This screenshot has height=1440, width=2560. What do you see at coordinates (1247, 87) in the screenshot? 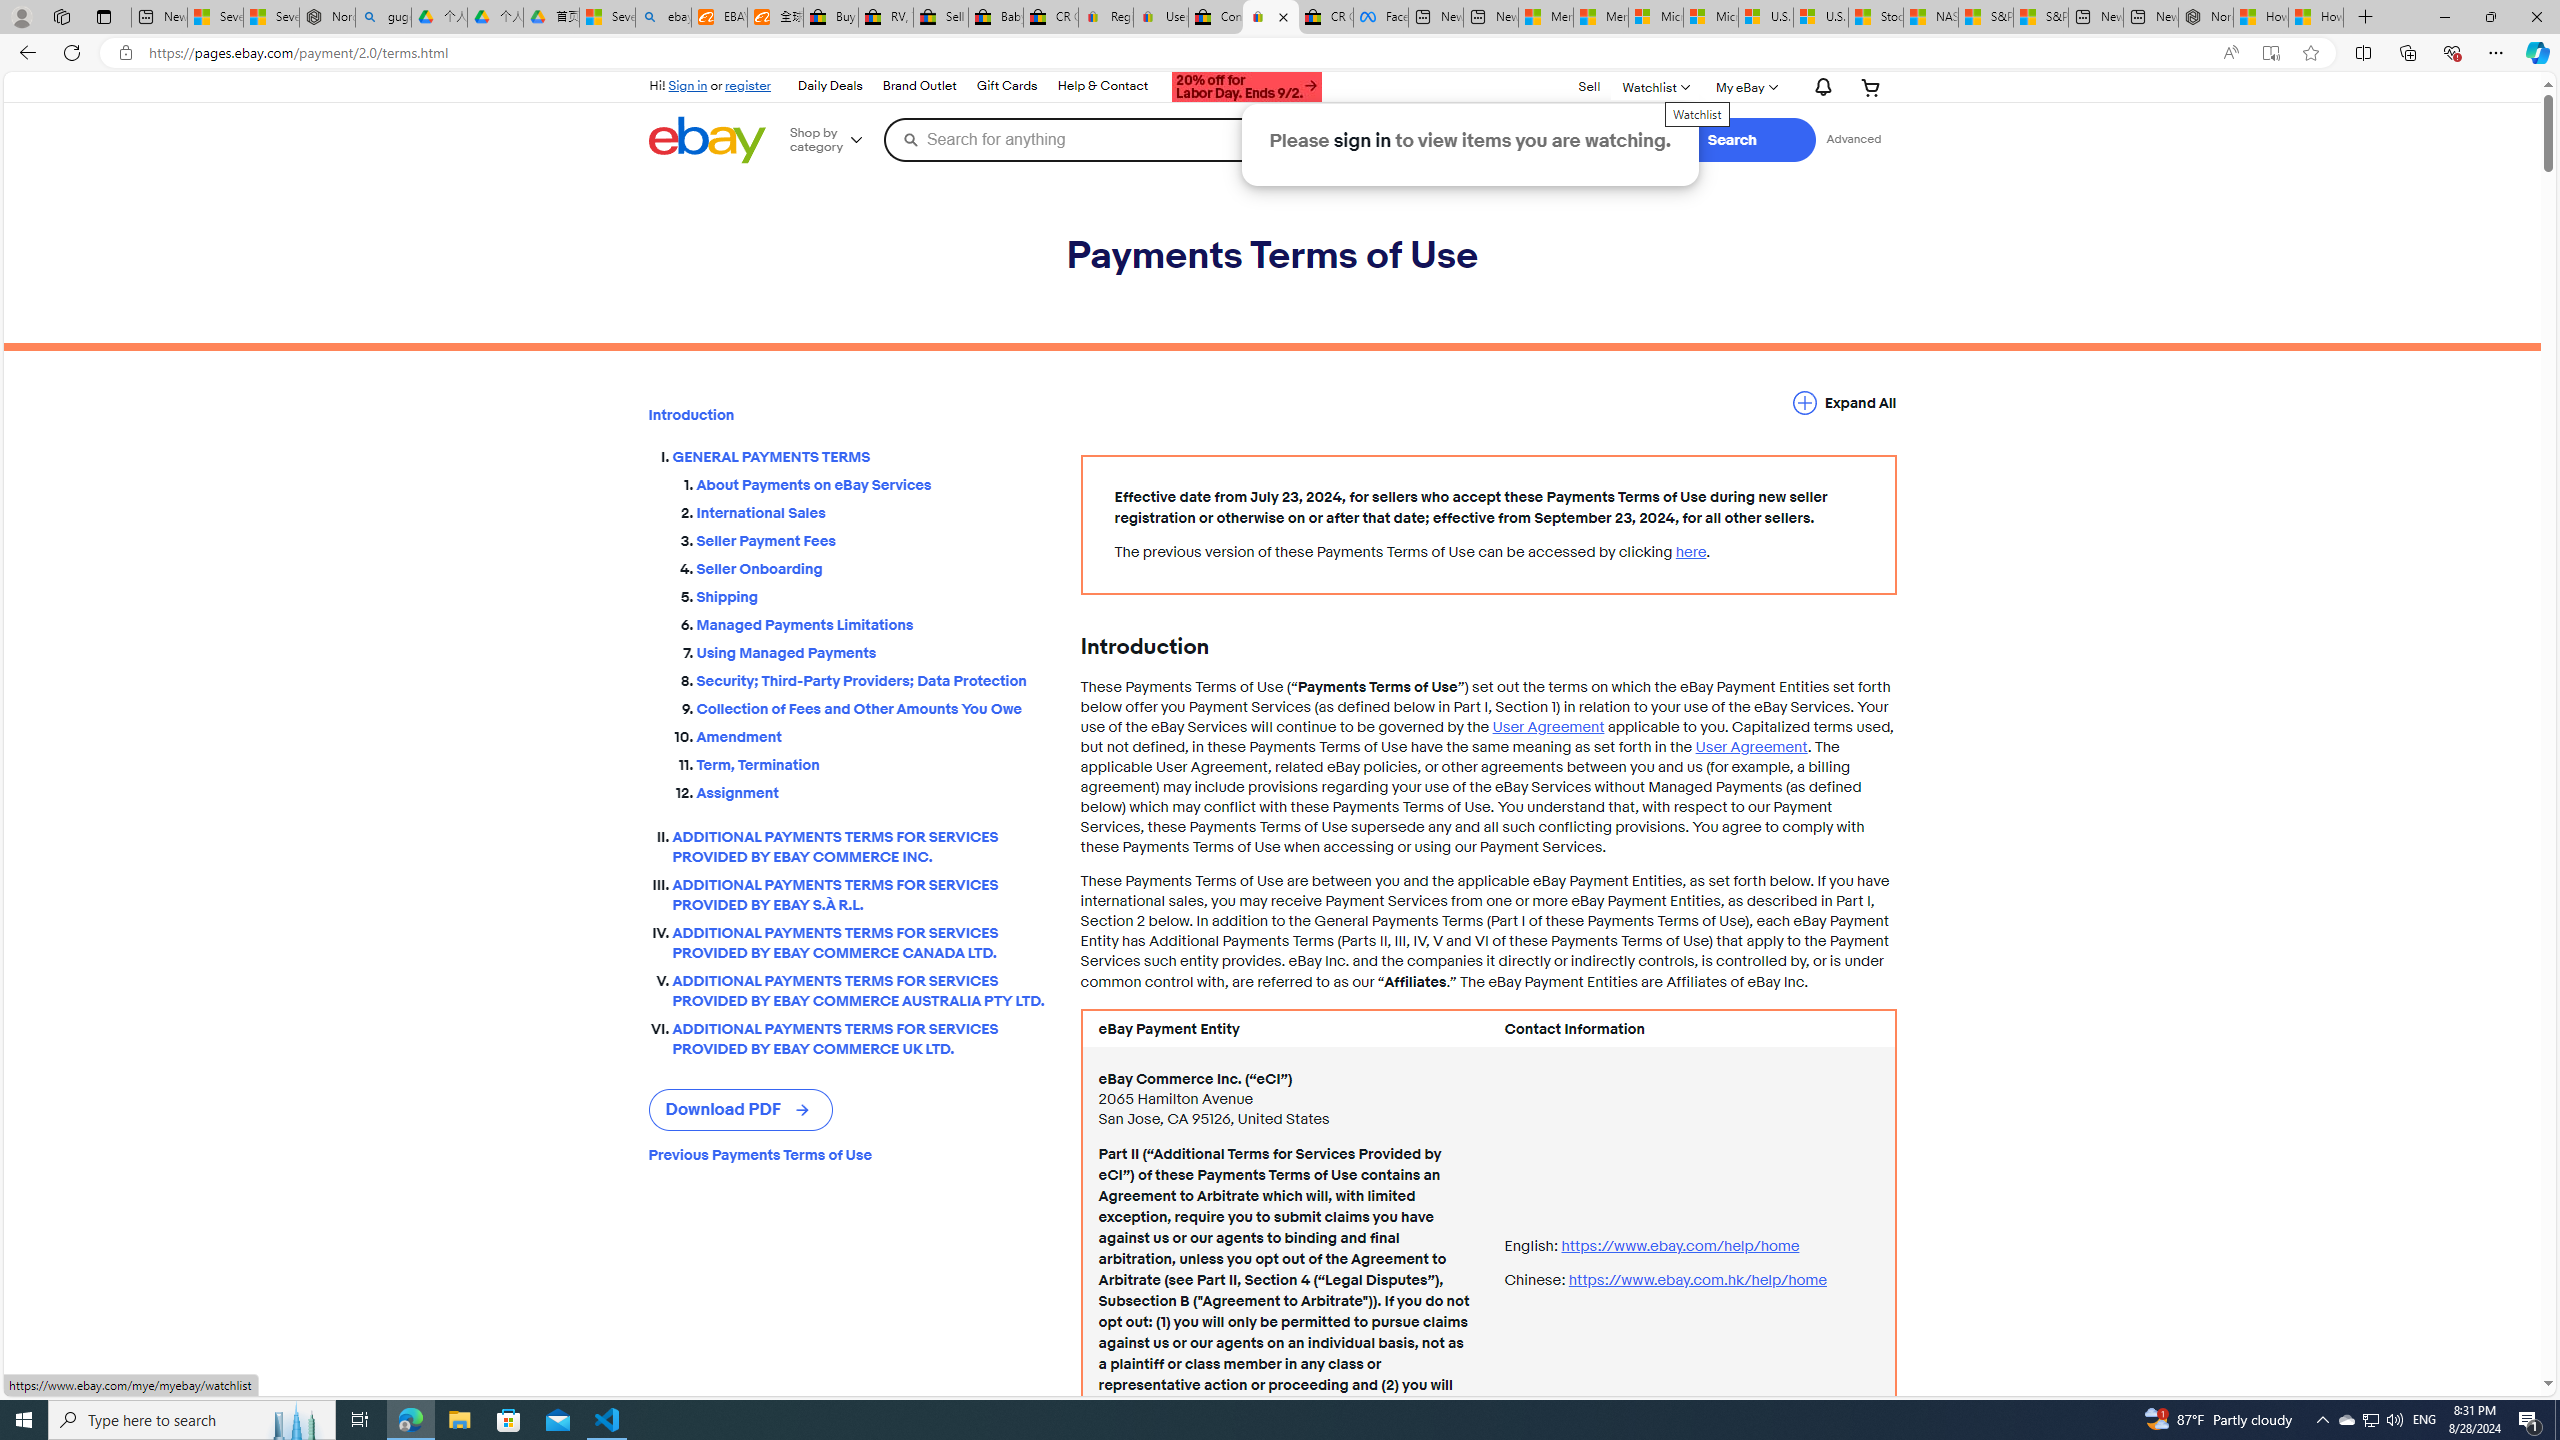
I see `'Get the coupon now'` at bounding box center [1247, 87].